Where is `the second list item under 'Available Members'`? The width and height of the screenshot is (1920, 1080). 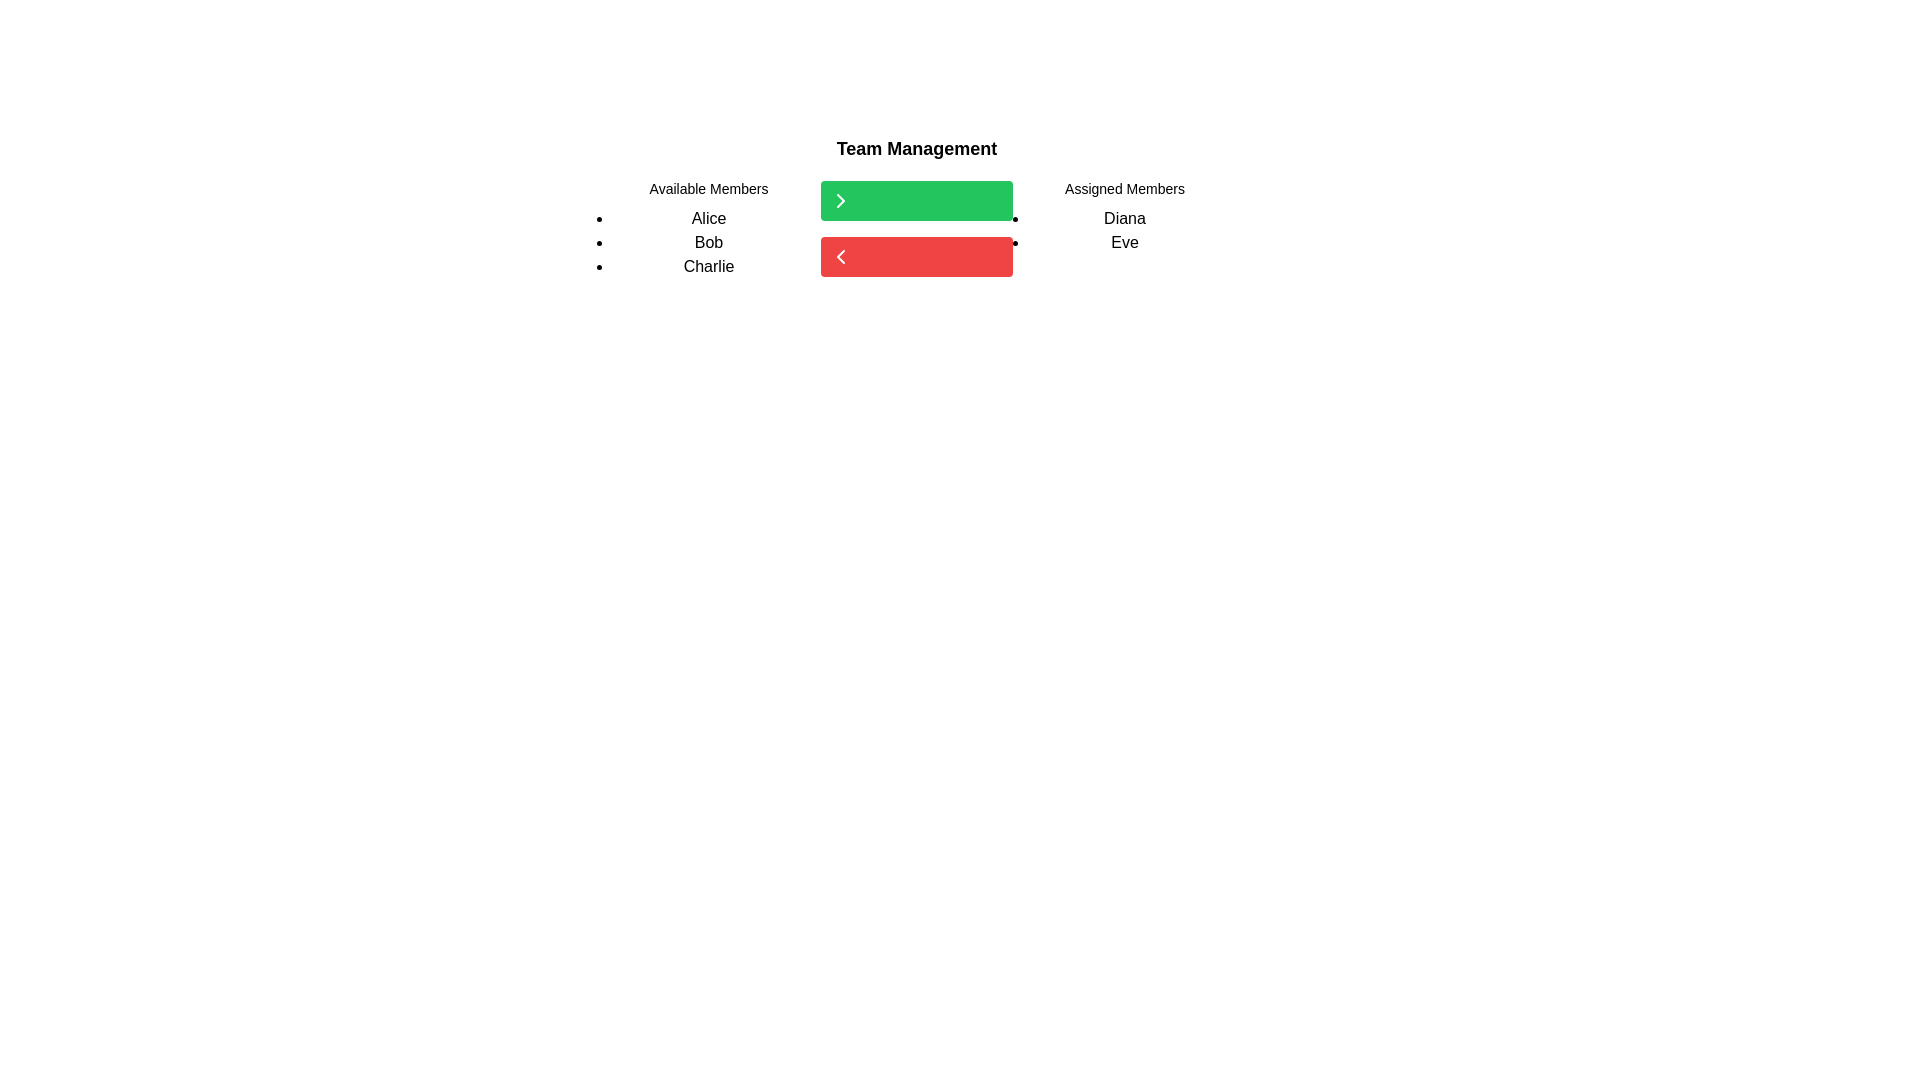
the second list item under 'Available Members' is located at coordinates (709, 242).